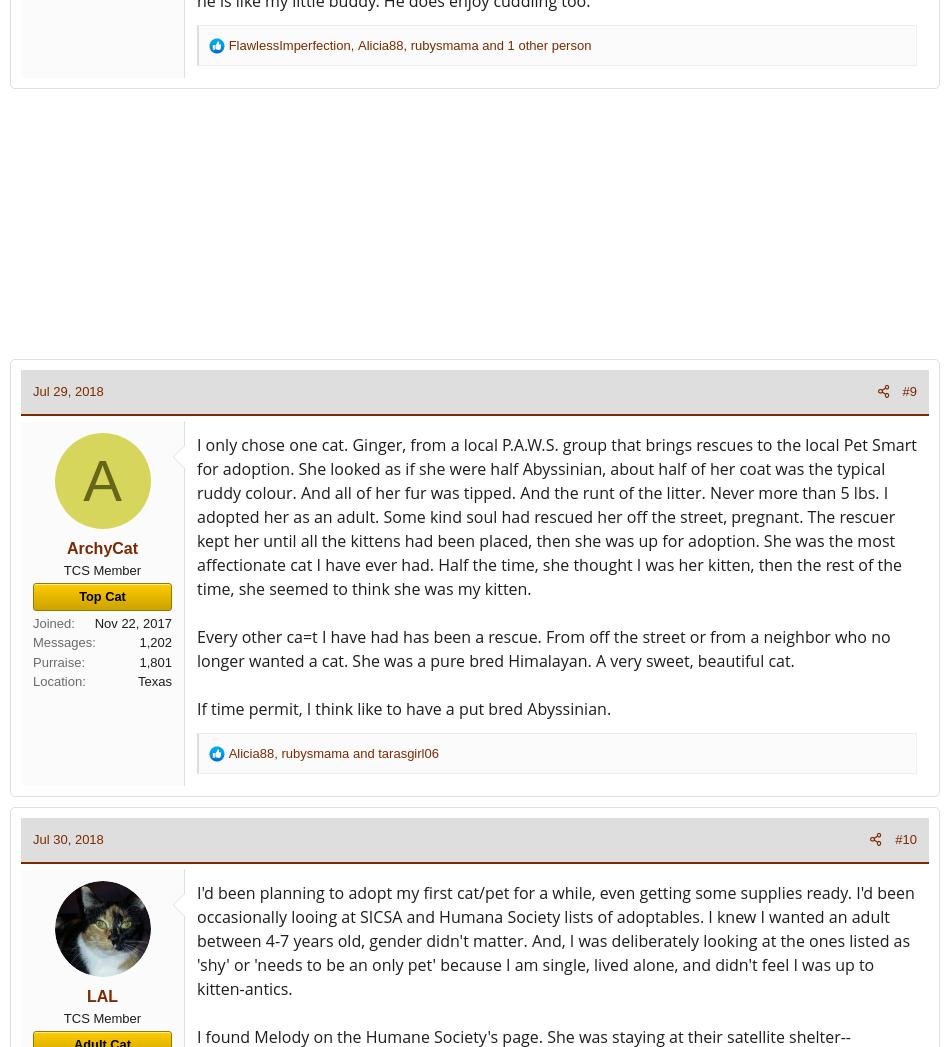 The image size is (950, 1047). I want to click on 'and 1 other person', so click(534, 43).